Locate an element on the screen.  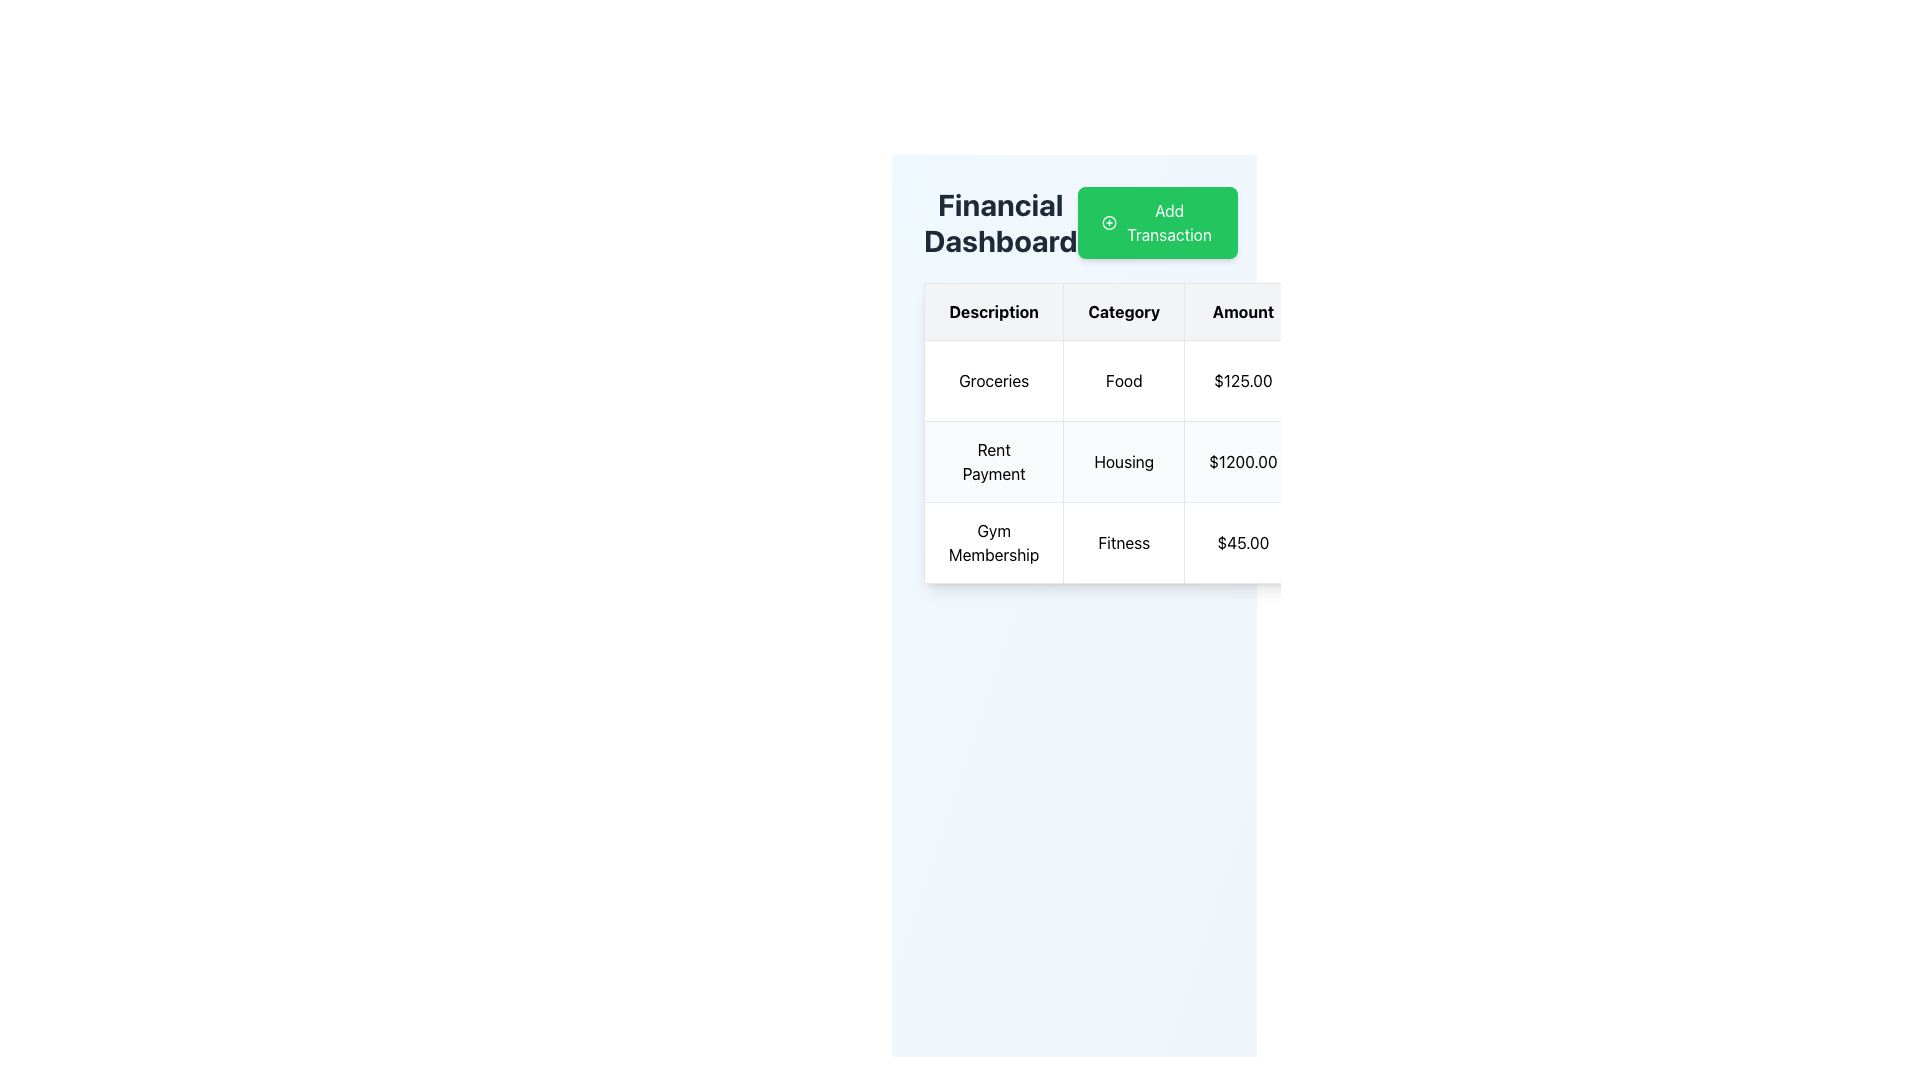
the static text label displaying '$125.00' located in the third cell of the first row under the 'Amount' column is located at coordinates (1242, 381).